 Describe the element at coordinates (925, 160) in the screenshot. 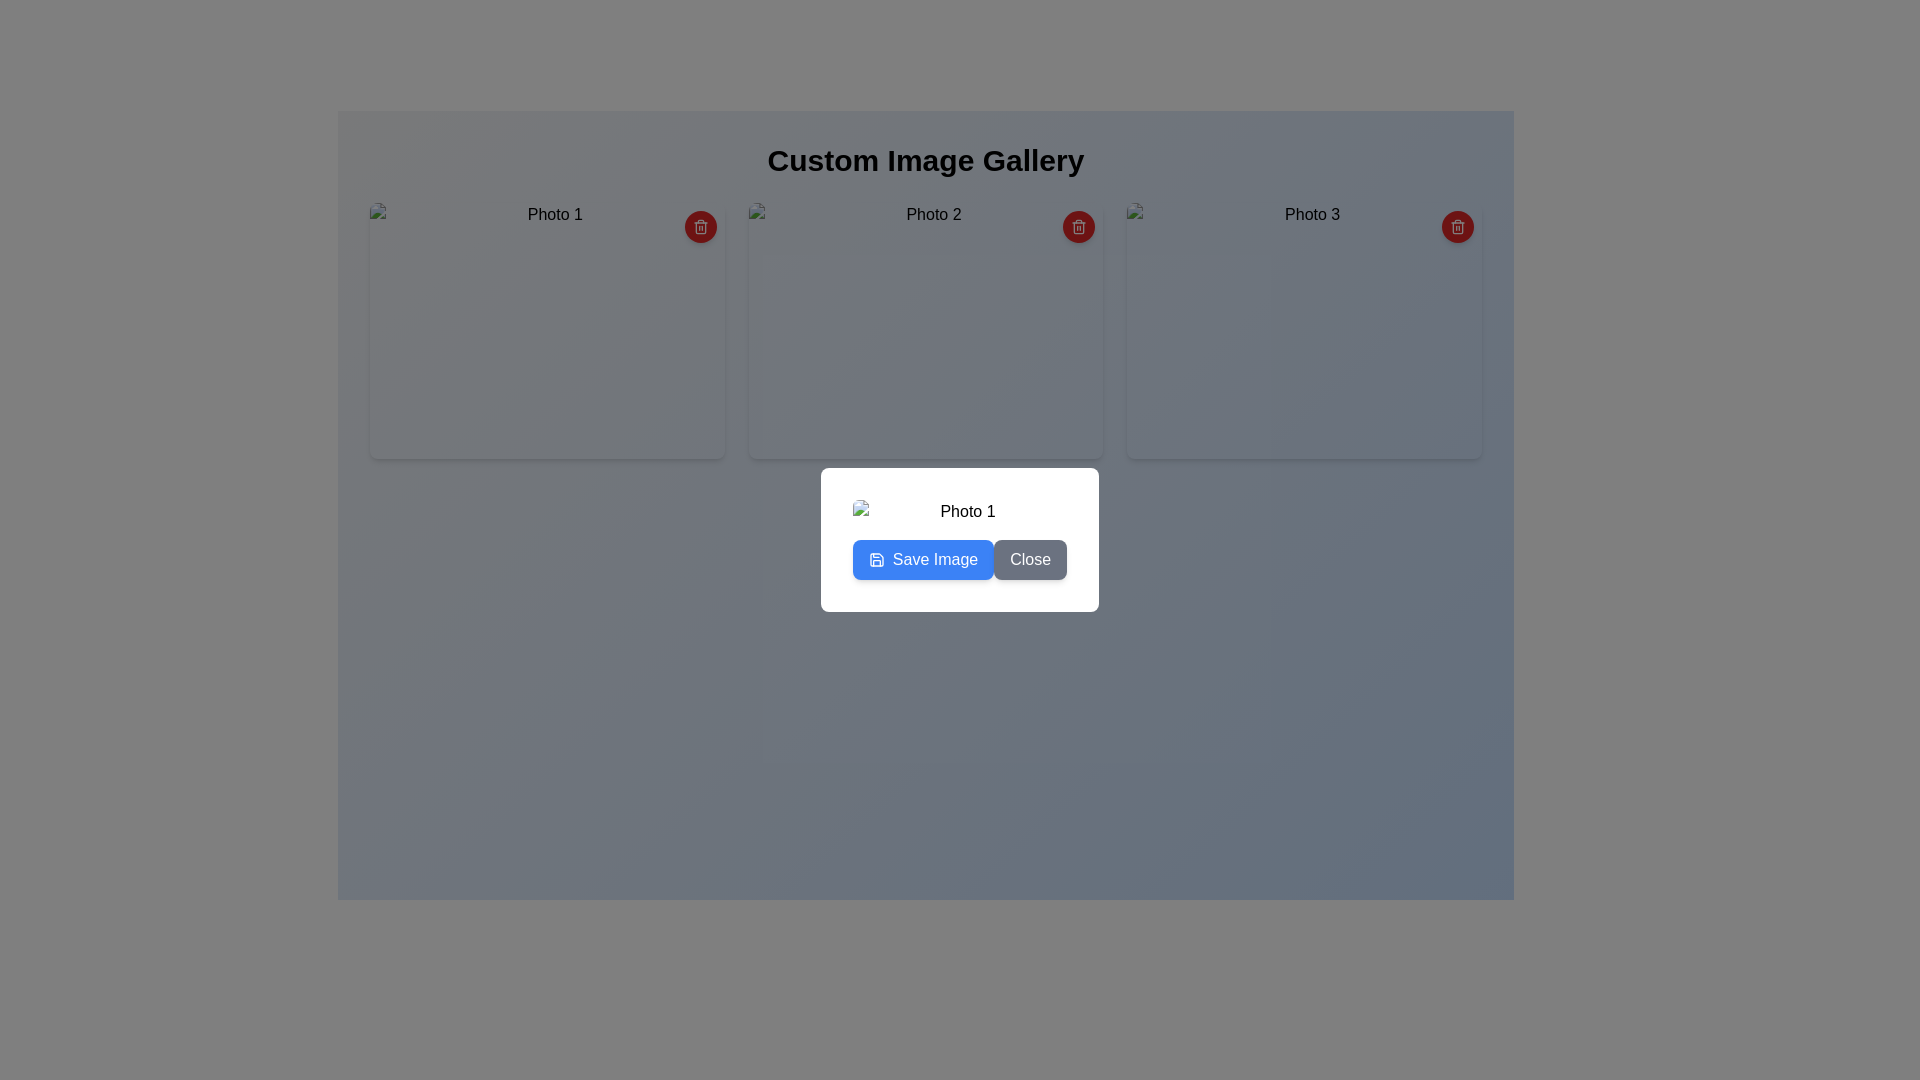

I see `text label that serves as the title or header for the page, positioned at the top center of the layout area` at that location.